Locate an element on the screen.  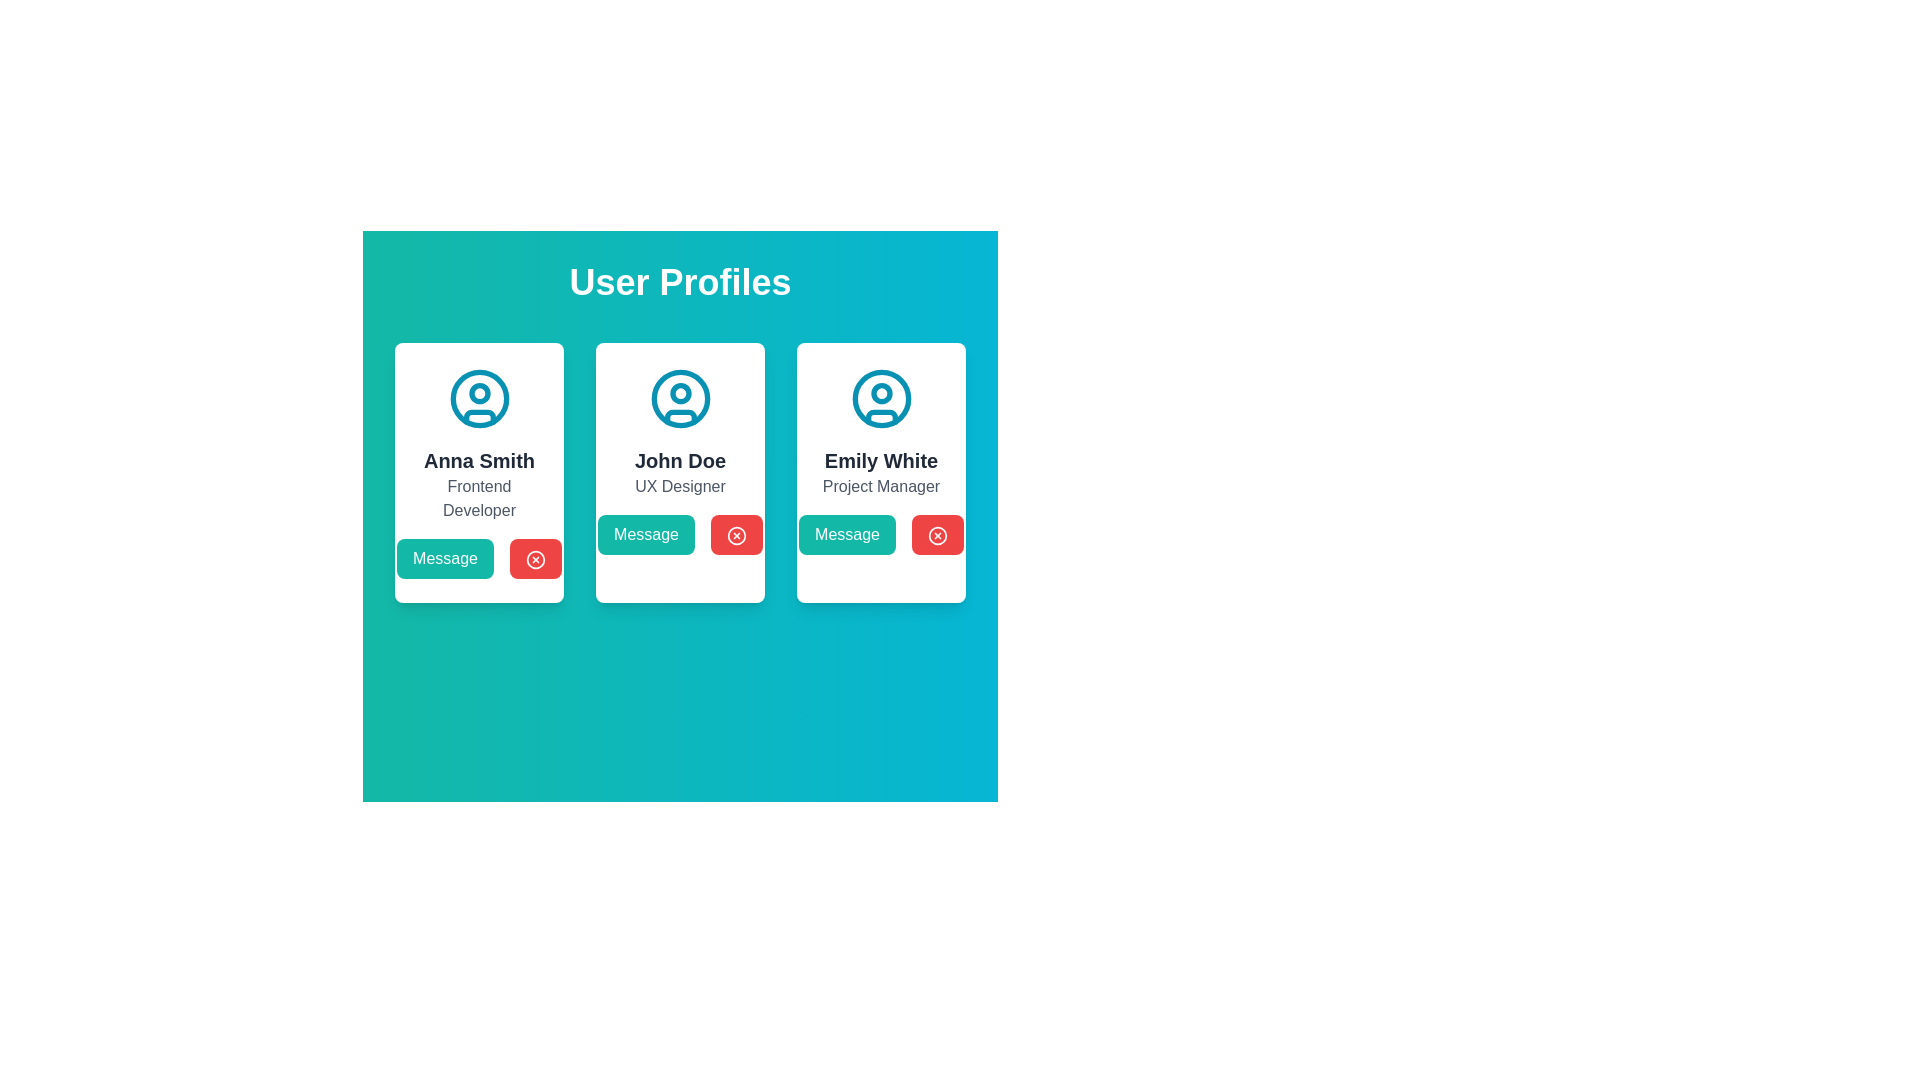
text label that serves as the name identifier for the individual represented by the card, positioned above 'UX Designer' and below the user avatar in the center card of a three-card layout is located at coordinates (680, 461).